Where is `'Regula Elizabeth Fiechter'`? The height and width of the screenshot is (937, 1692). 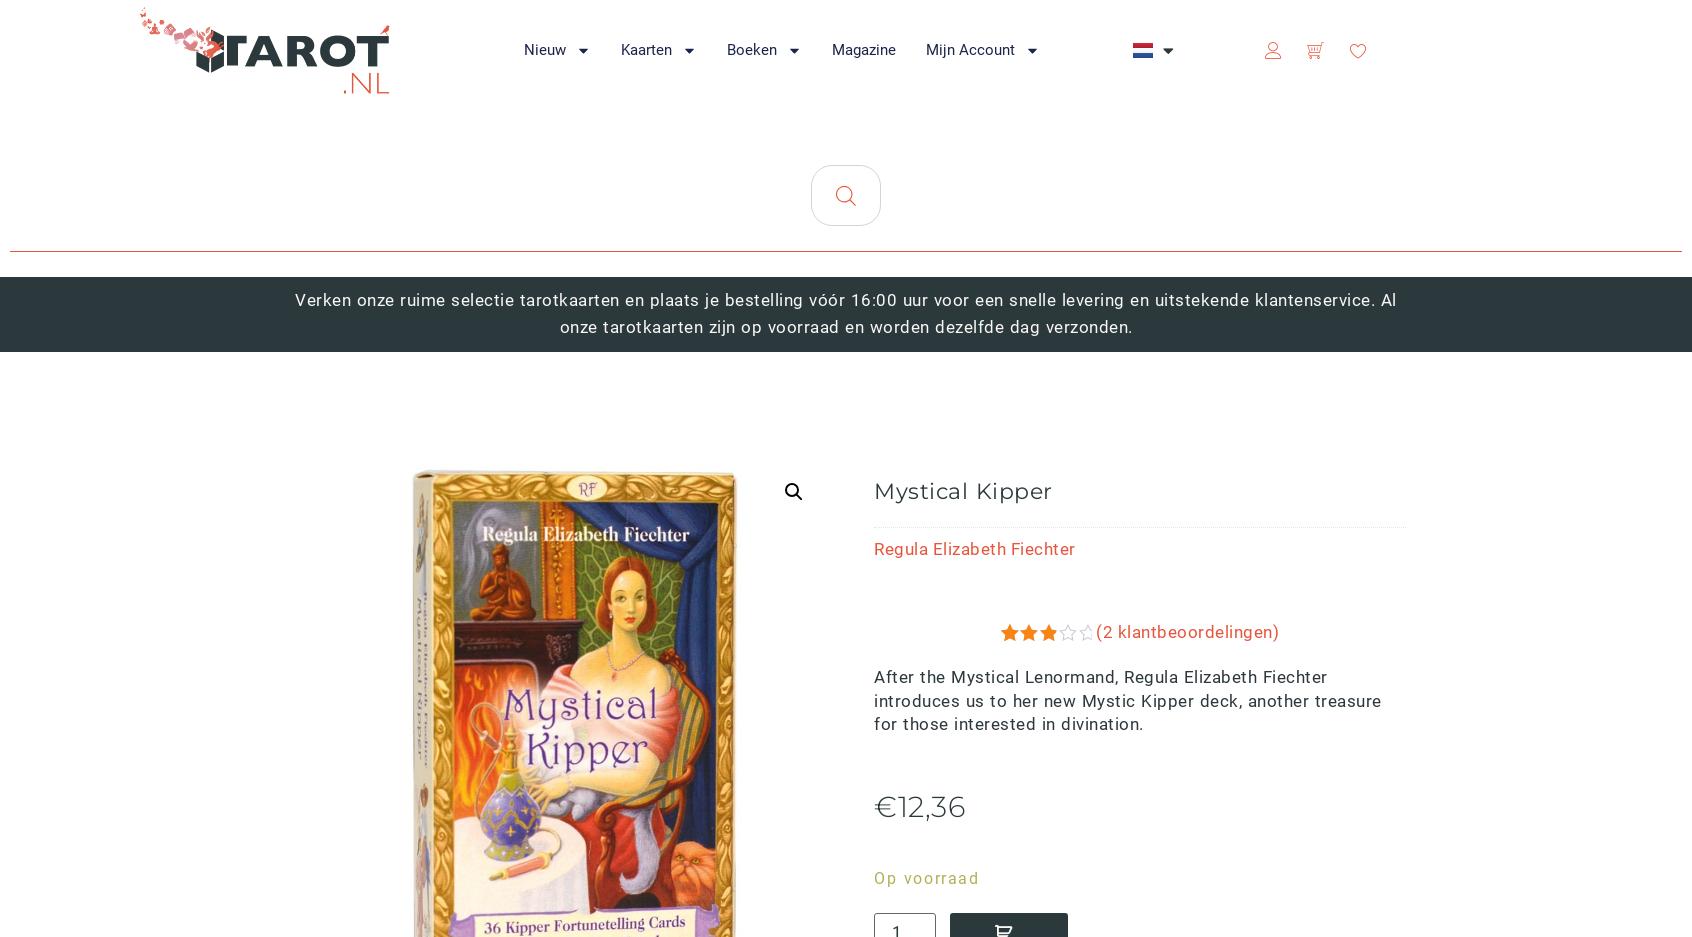 'Regula Elizabeth Fiechter' is located at coordinates (974, 547).